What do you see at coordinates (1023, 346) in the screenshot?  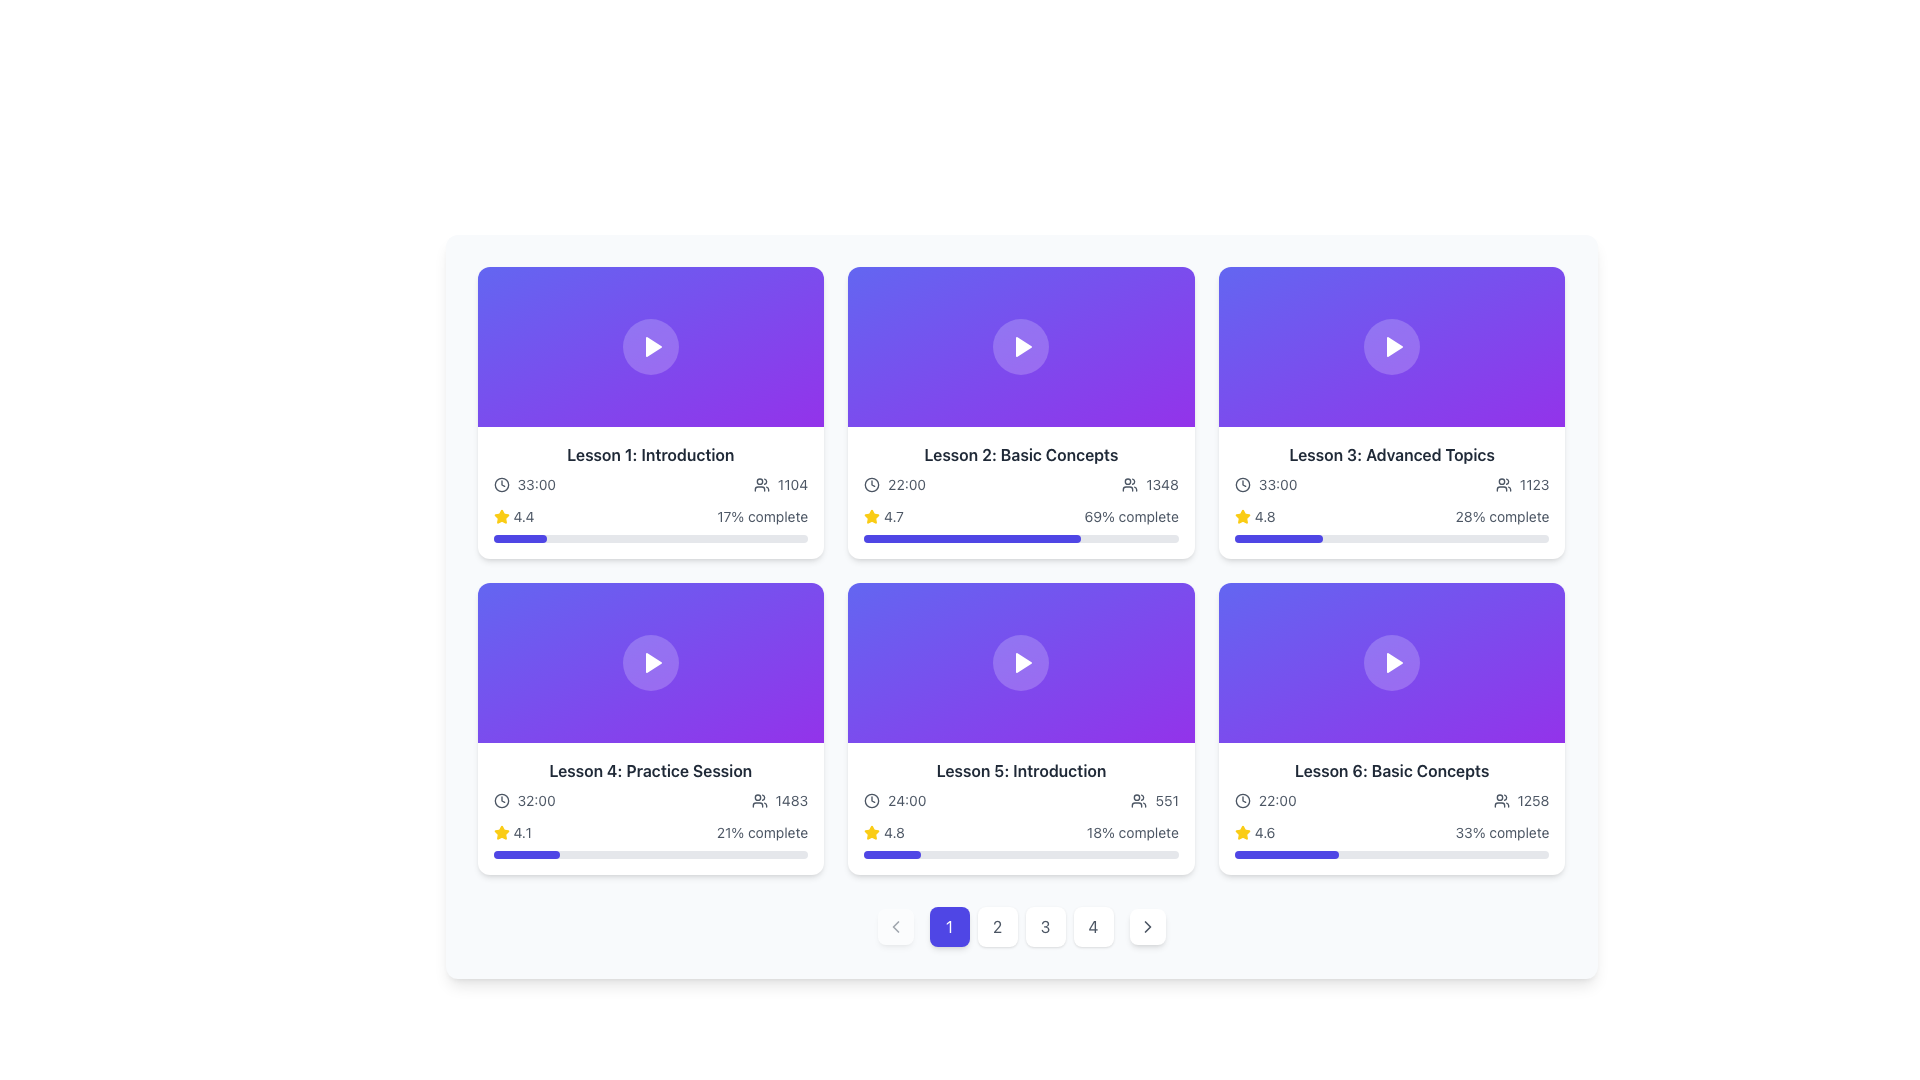 I see `the triangular icon pointing right, encased within a circular background, centered in the purple card labeled 'Lesson 2: Basic Concepts' to potentially reveal more options` at bounding box center [1023, 346].